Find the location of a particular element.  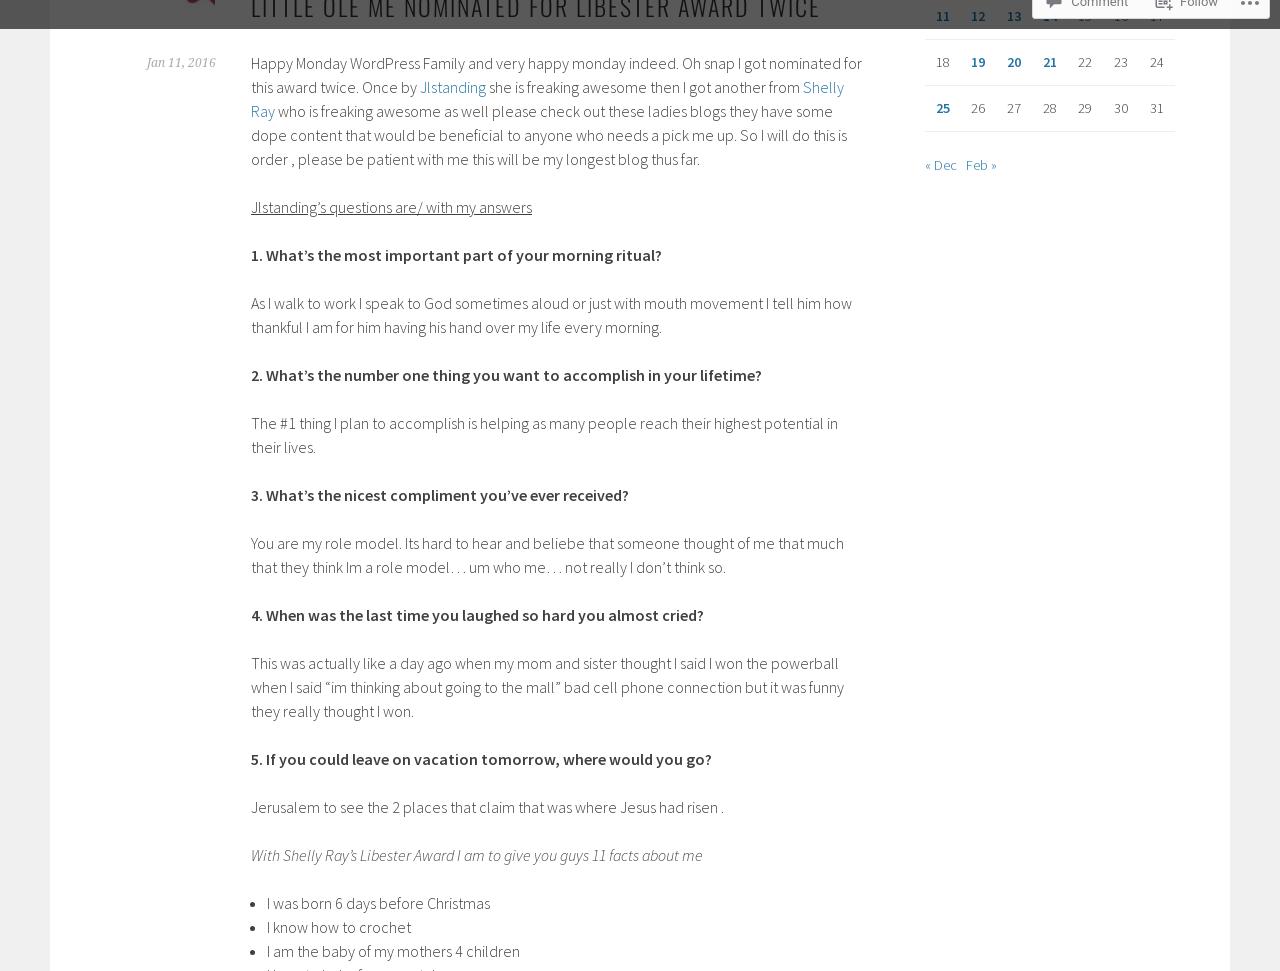

'20' is located at coordinates (1012, 61).